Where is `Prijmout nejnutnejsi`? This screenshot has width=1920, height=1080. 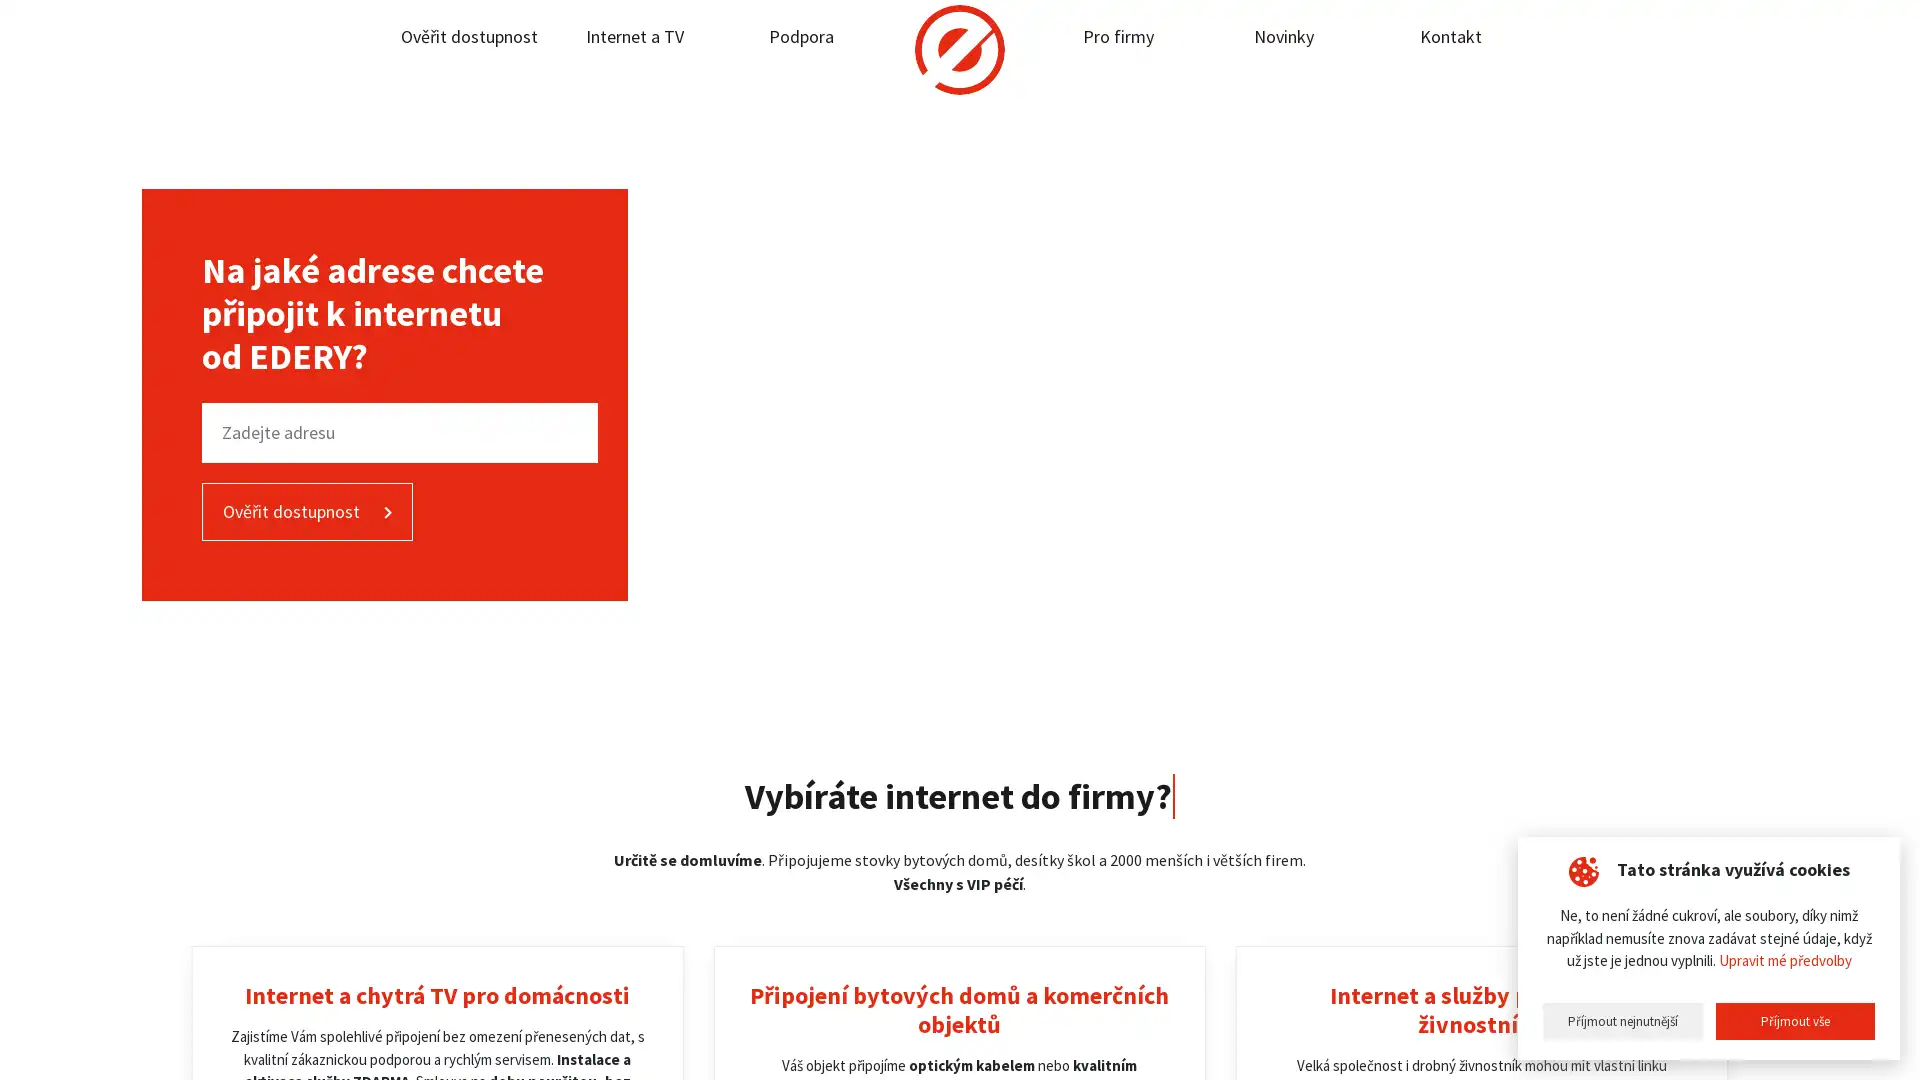
Prijmout nejnutnejsi is located at coordinates (1622, 1021).